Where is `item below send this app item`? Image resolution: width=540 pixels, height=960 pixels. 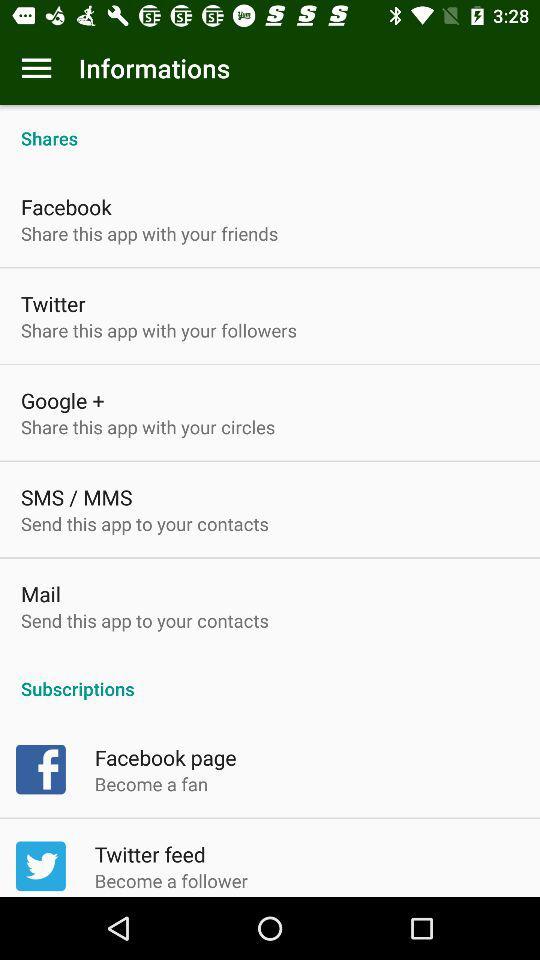
item below send this app item is located at coordinates (270, 678).